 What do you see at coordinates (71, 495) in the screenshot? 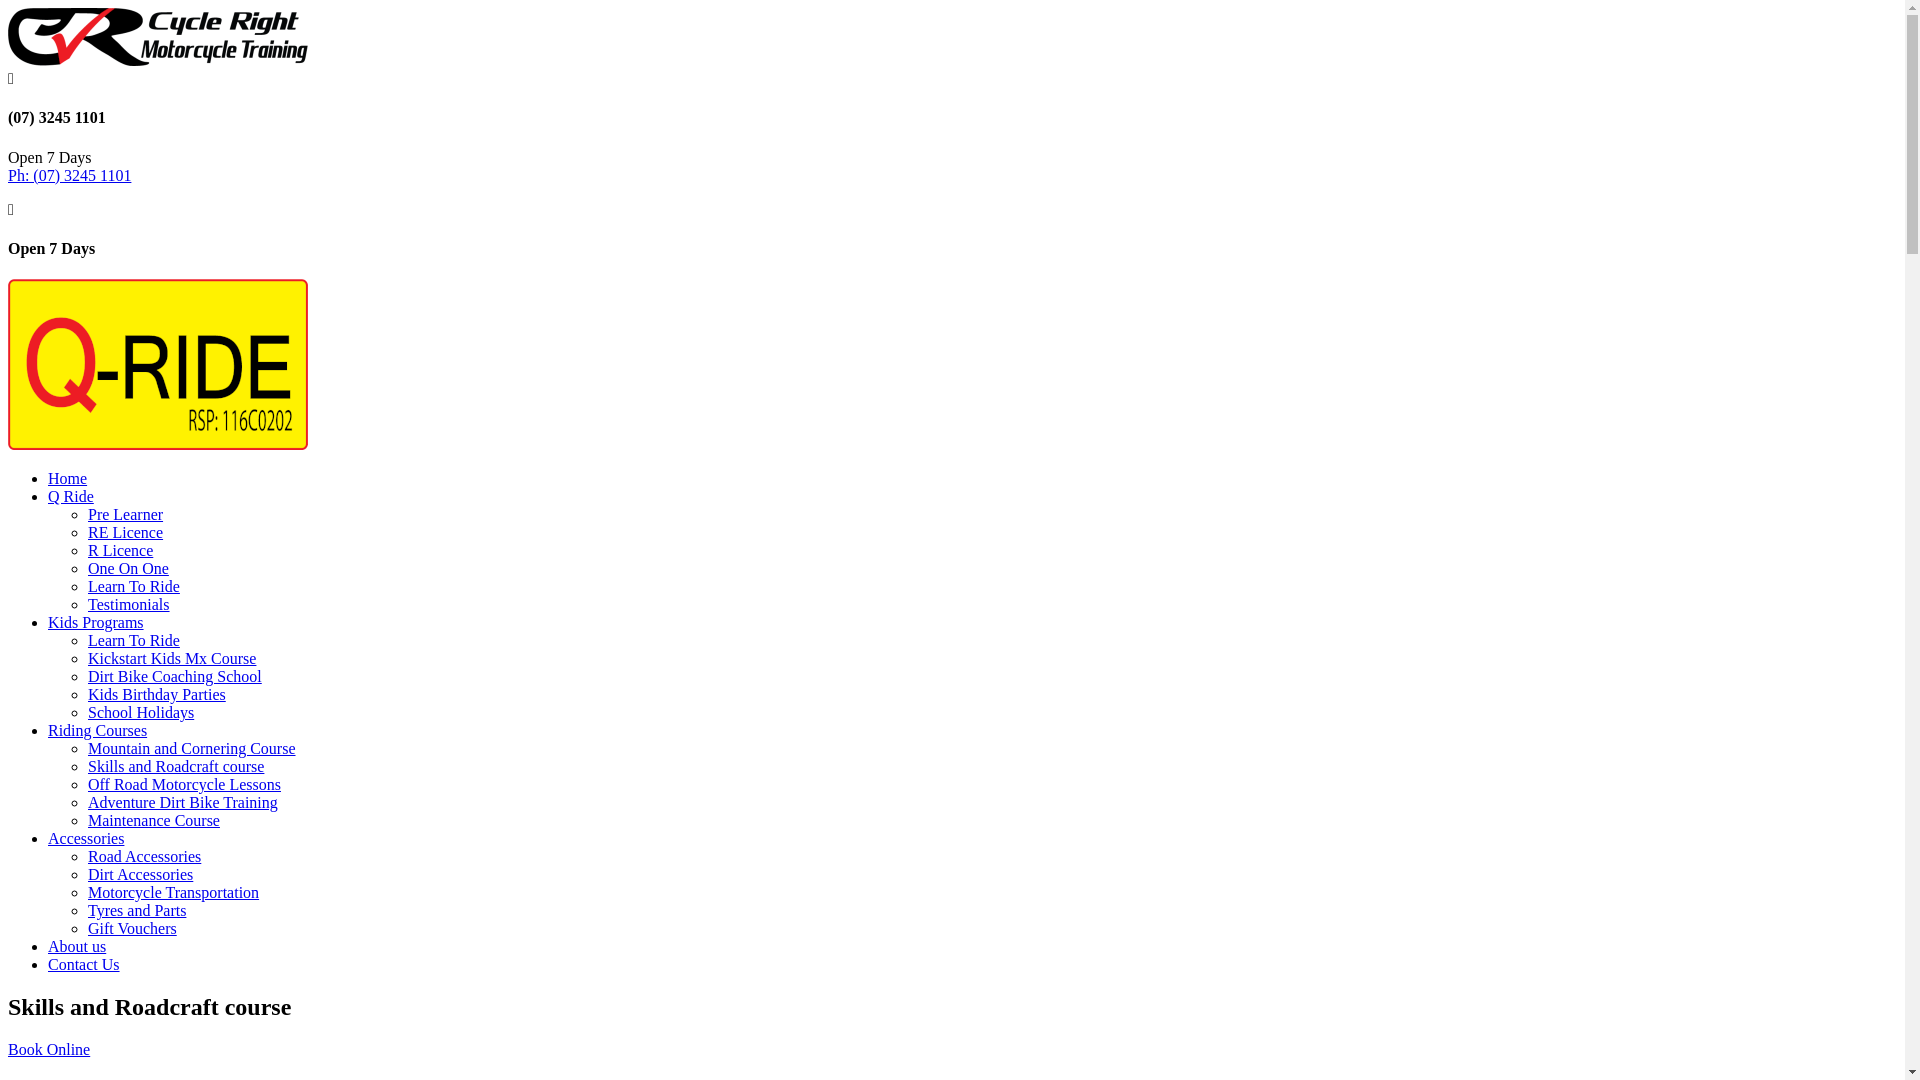
I see `'Q Ride'` at bounding box center [71, 495].